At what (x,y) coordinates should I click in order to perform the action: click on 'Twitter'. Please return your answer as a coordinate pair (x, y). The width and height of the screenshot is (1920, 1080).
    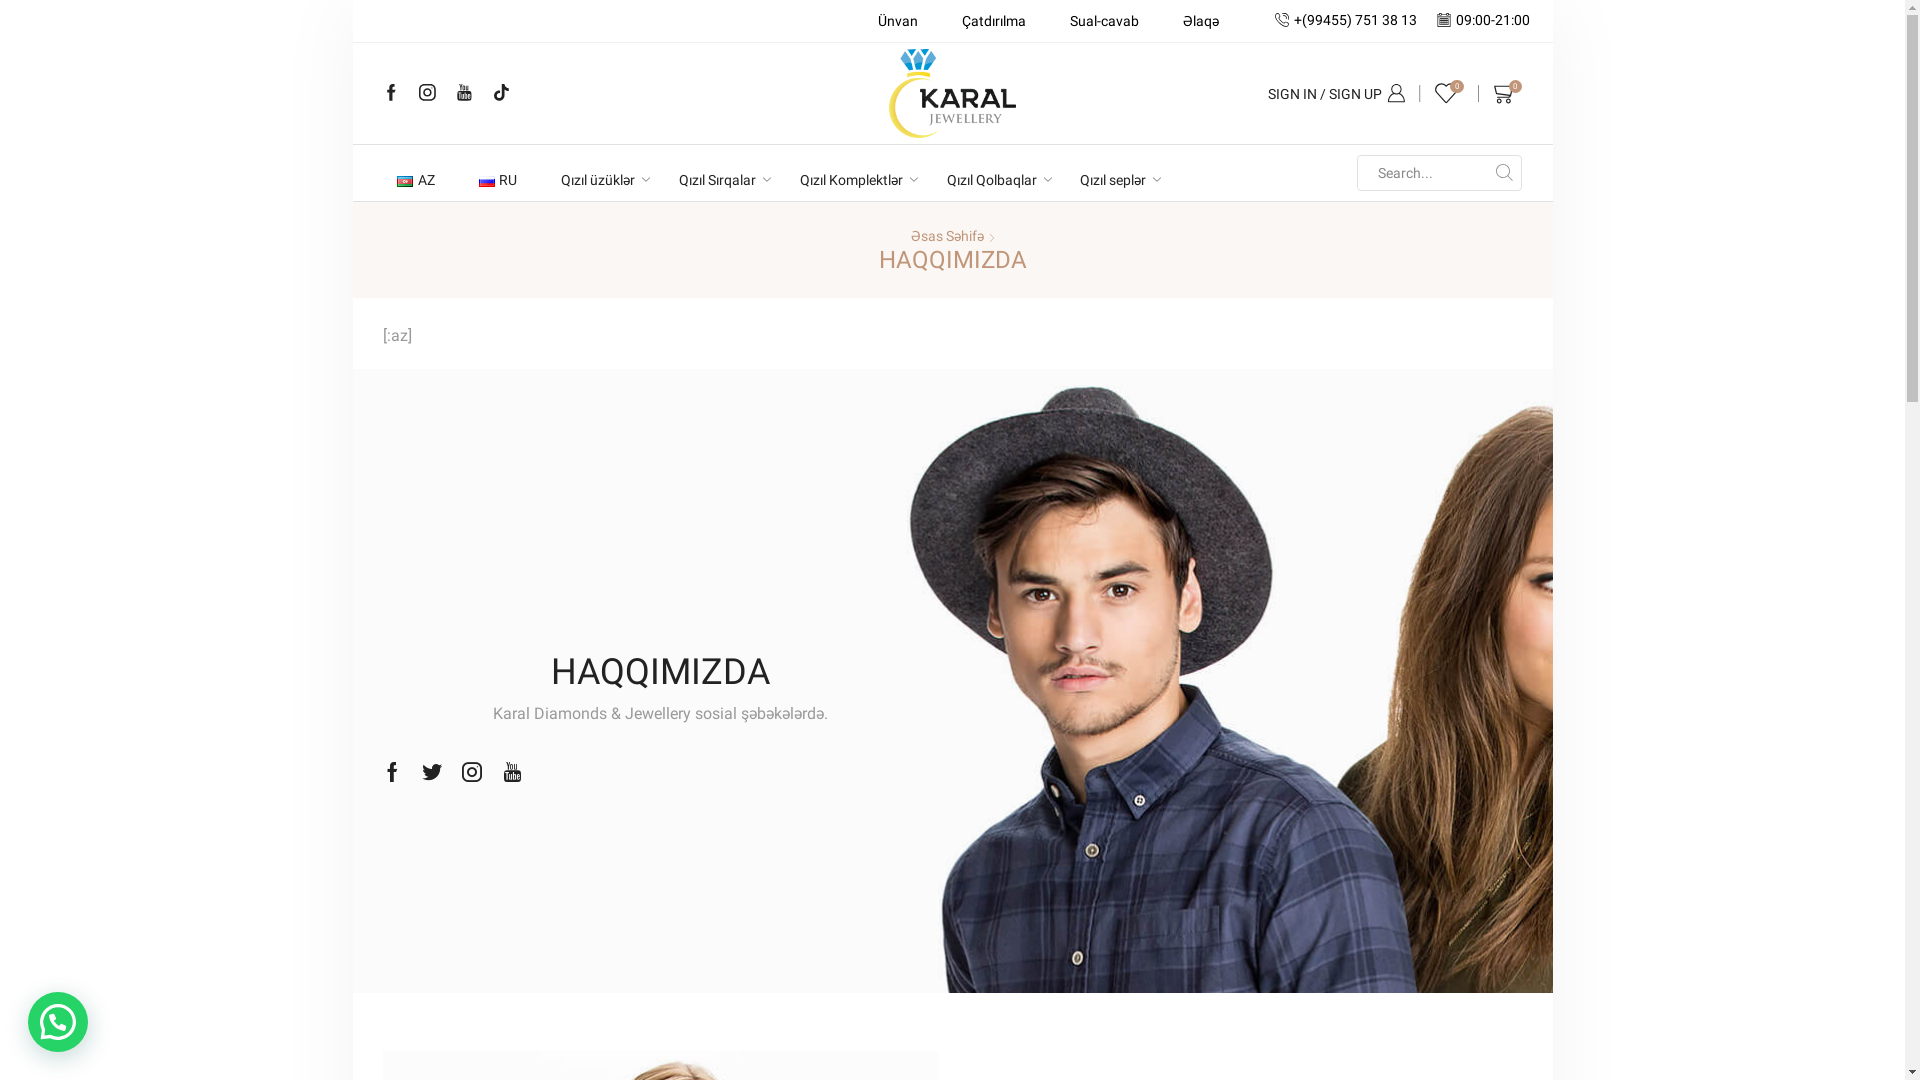
    Looking at the image, I should click on (431, 770).